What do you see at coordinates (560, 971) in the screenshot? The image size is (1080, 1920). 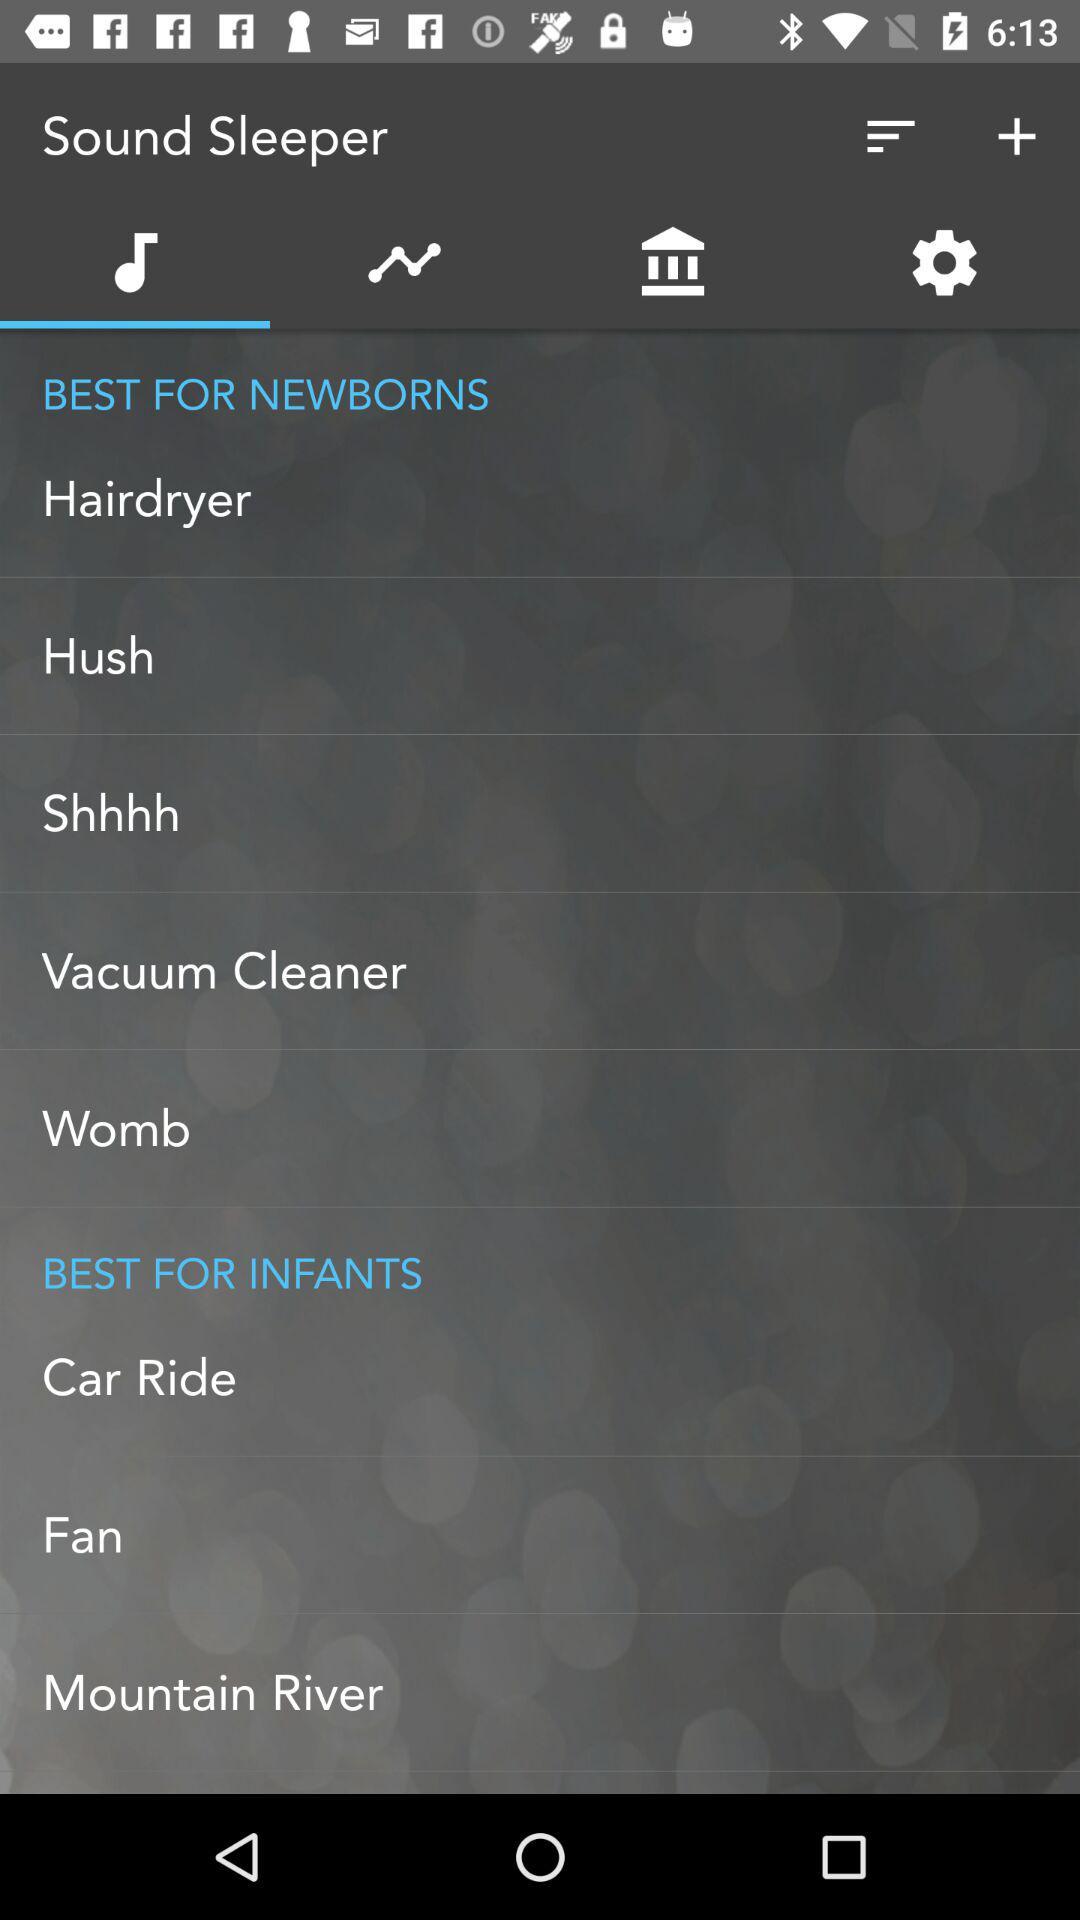 I see `the vacuum cleaner icon` at bounding box center [560, 971].